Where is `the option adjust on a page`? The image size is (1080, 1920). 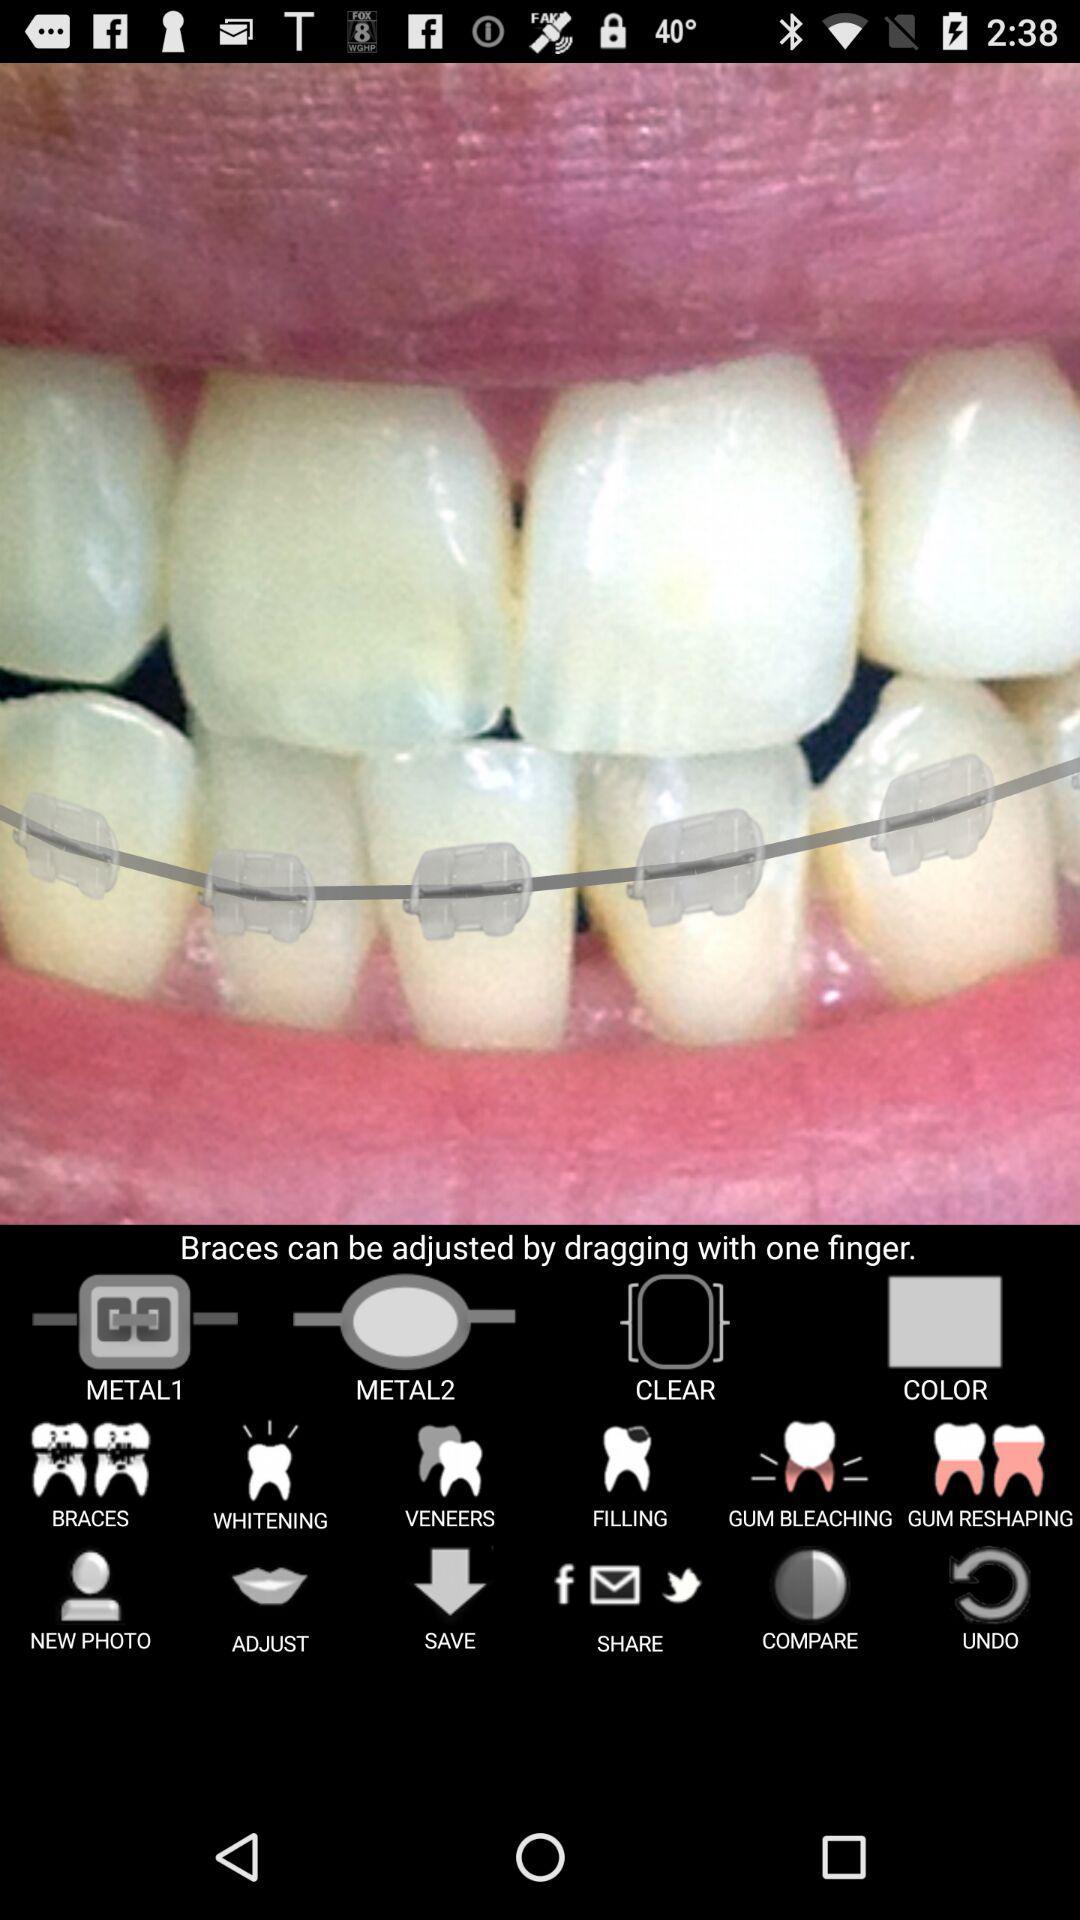
the option adjust on a page is located at coordinates (270, 1600).